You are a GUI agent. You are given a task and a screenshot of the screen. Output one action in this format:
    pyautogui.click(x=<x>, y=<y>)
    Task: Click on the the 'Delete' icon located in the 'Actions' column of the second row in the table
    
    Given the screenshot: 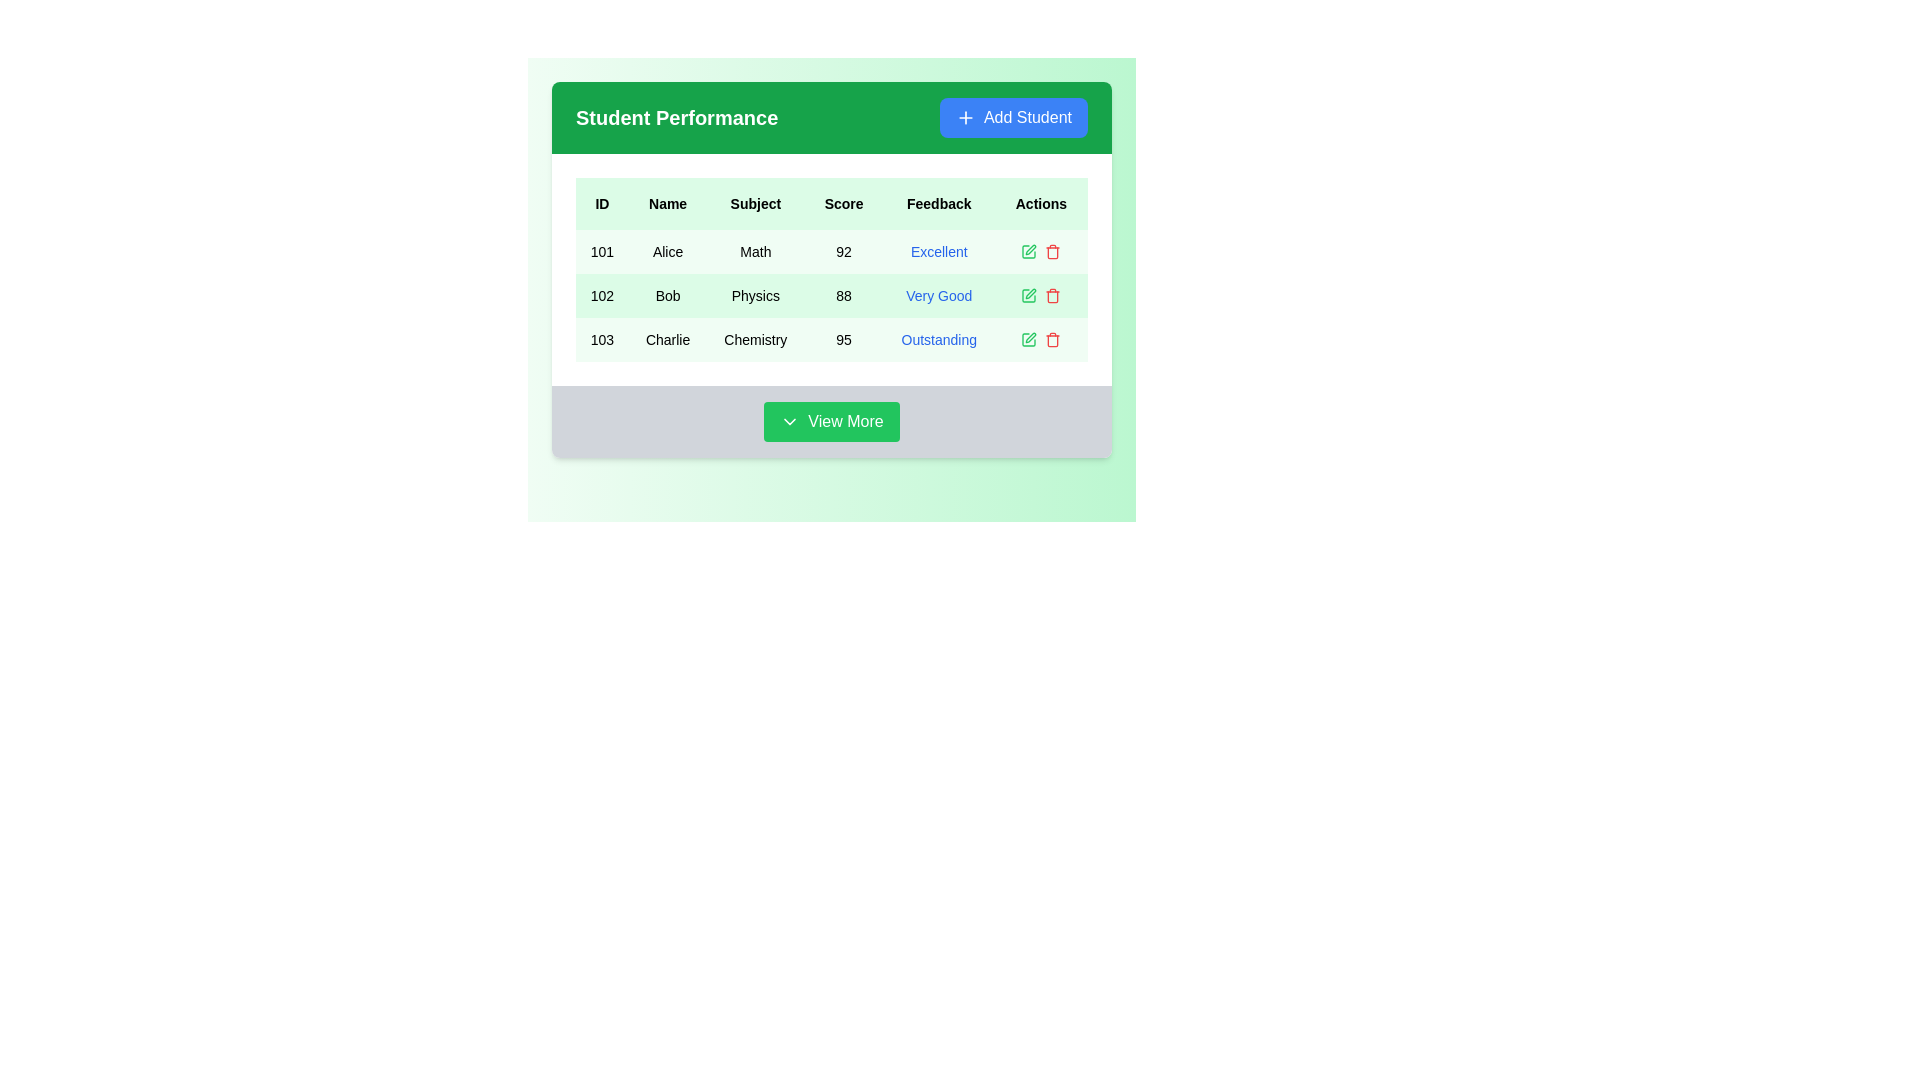 What is the action you would take?
    pyautogui.click(x=1052, y=297)
    